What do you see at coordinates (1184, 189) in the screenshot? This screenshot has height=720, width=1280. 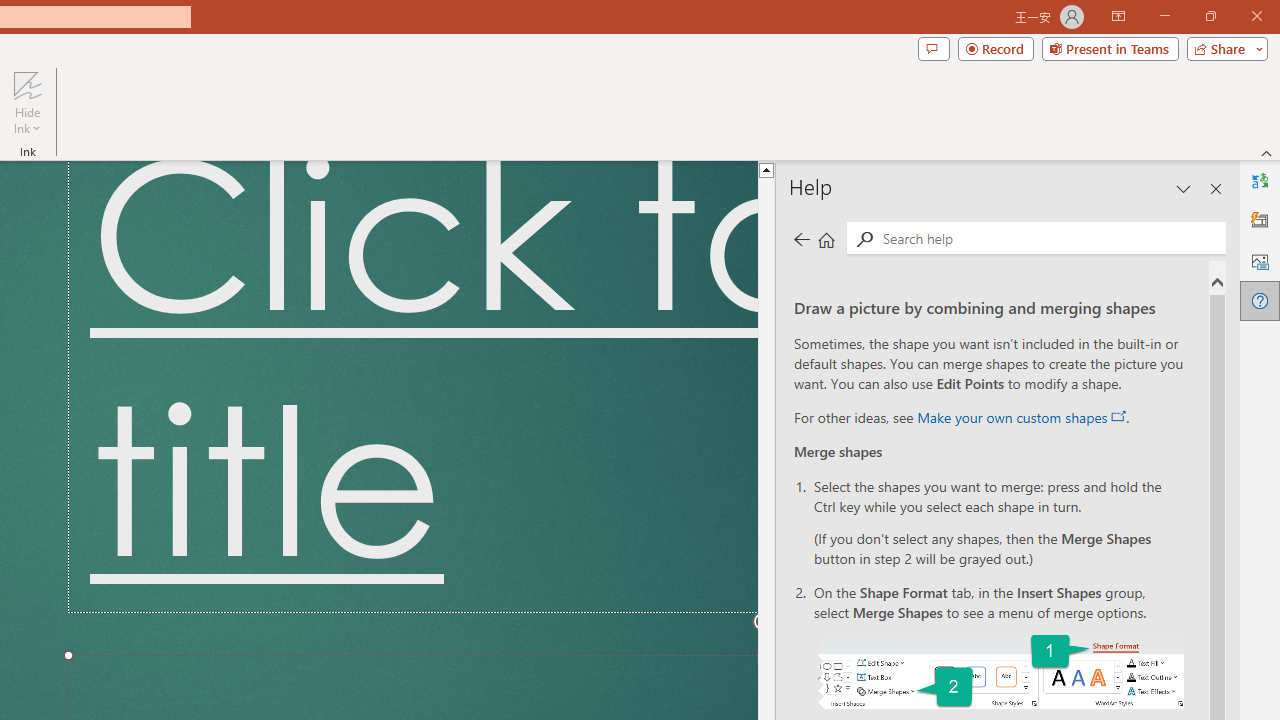 I see `'Task Pane Options'` at bounding box center [1184, 189].